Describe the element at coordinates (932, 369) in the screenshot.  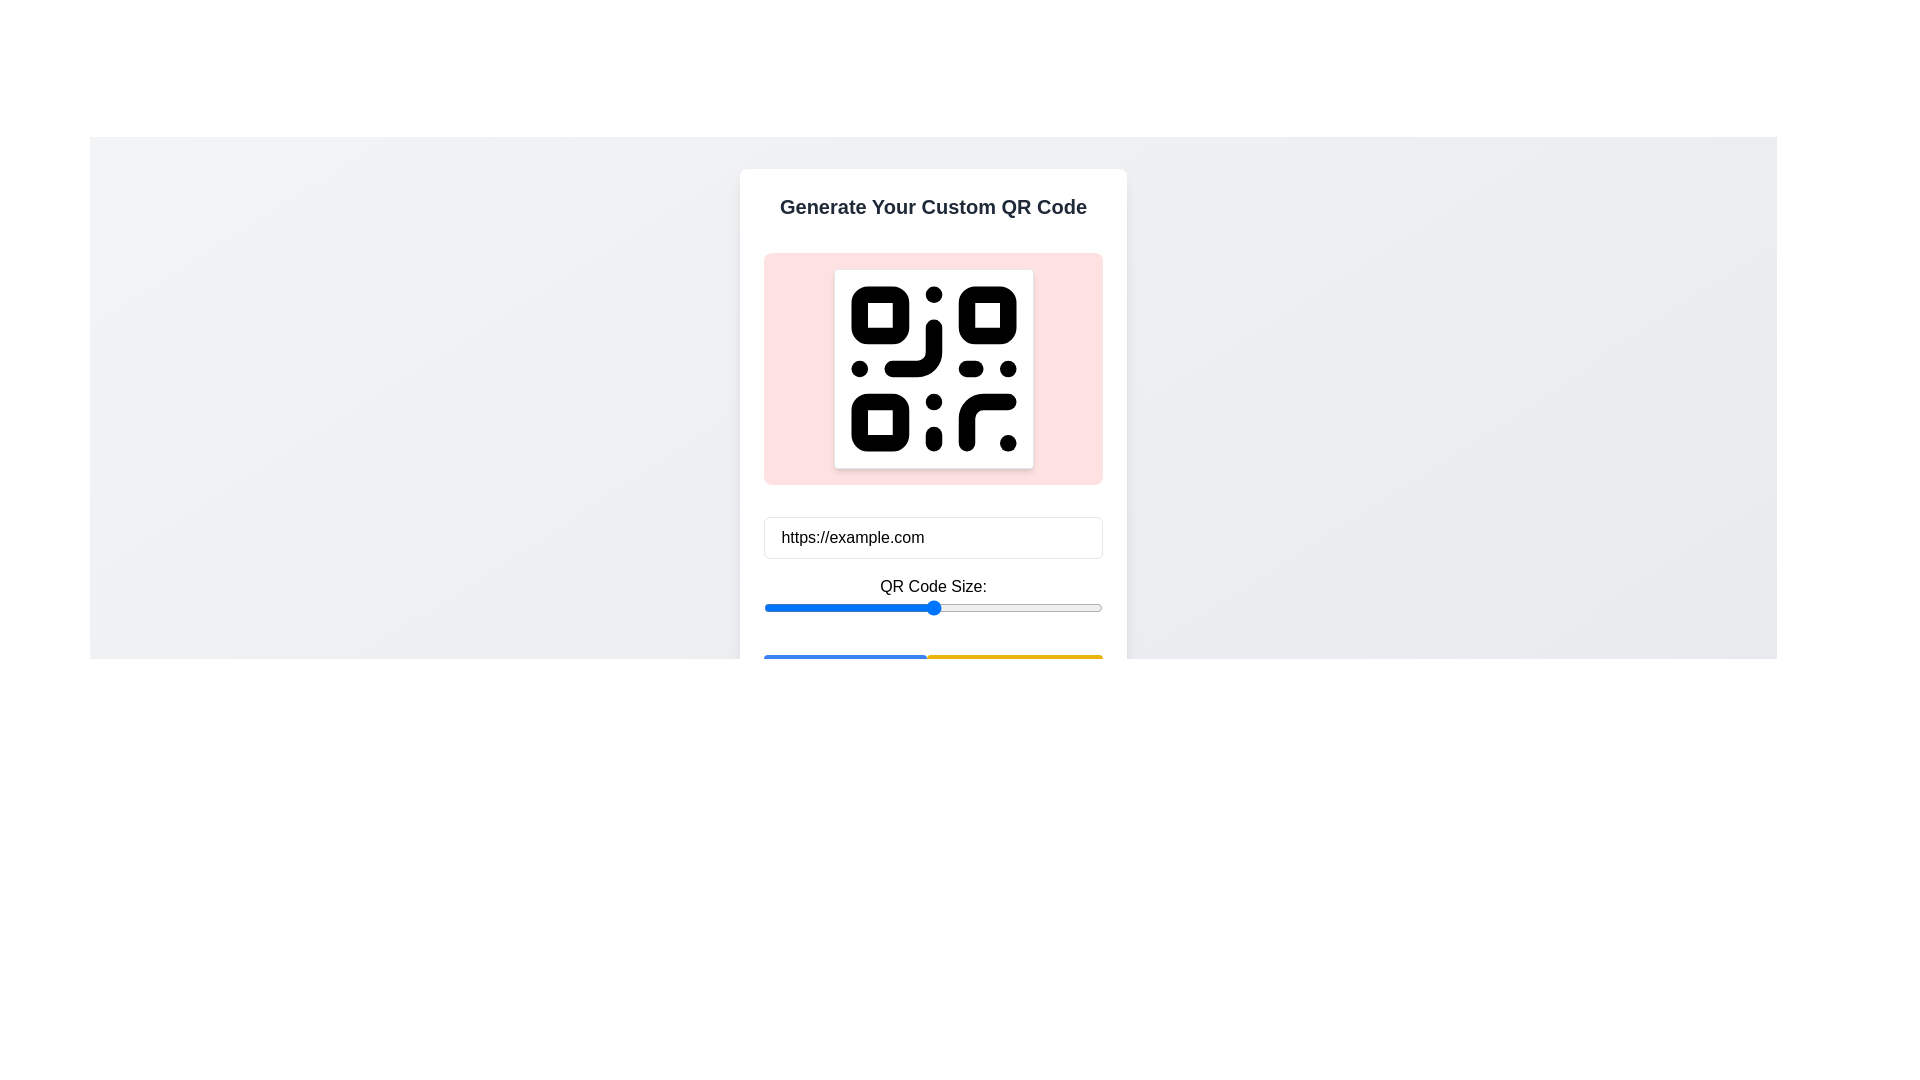
I see `the QR code SVG graphic, which is centrally located within a colored rectangle on a card UI component` at that location.